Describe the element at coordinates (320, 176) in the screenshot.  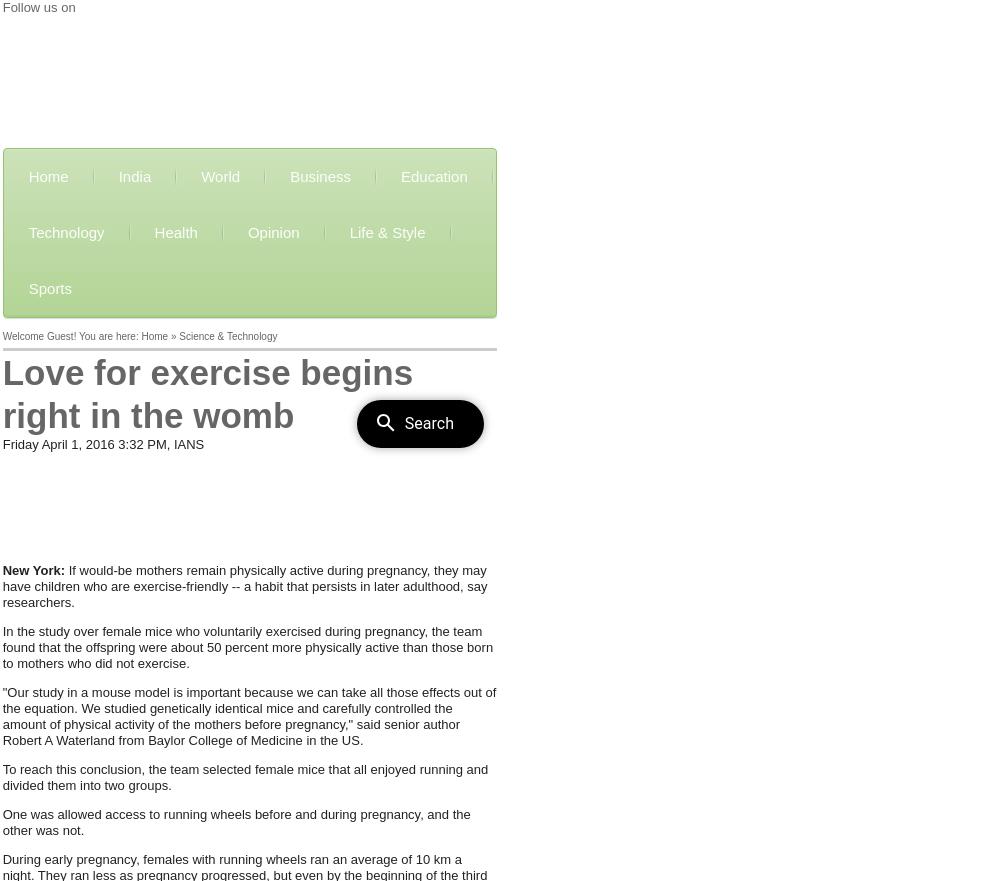
I see `'Business'` at that location.